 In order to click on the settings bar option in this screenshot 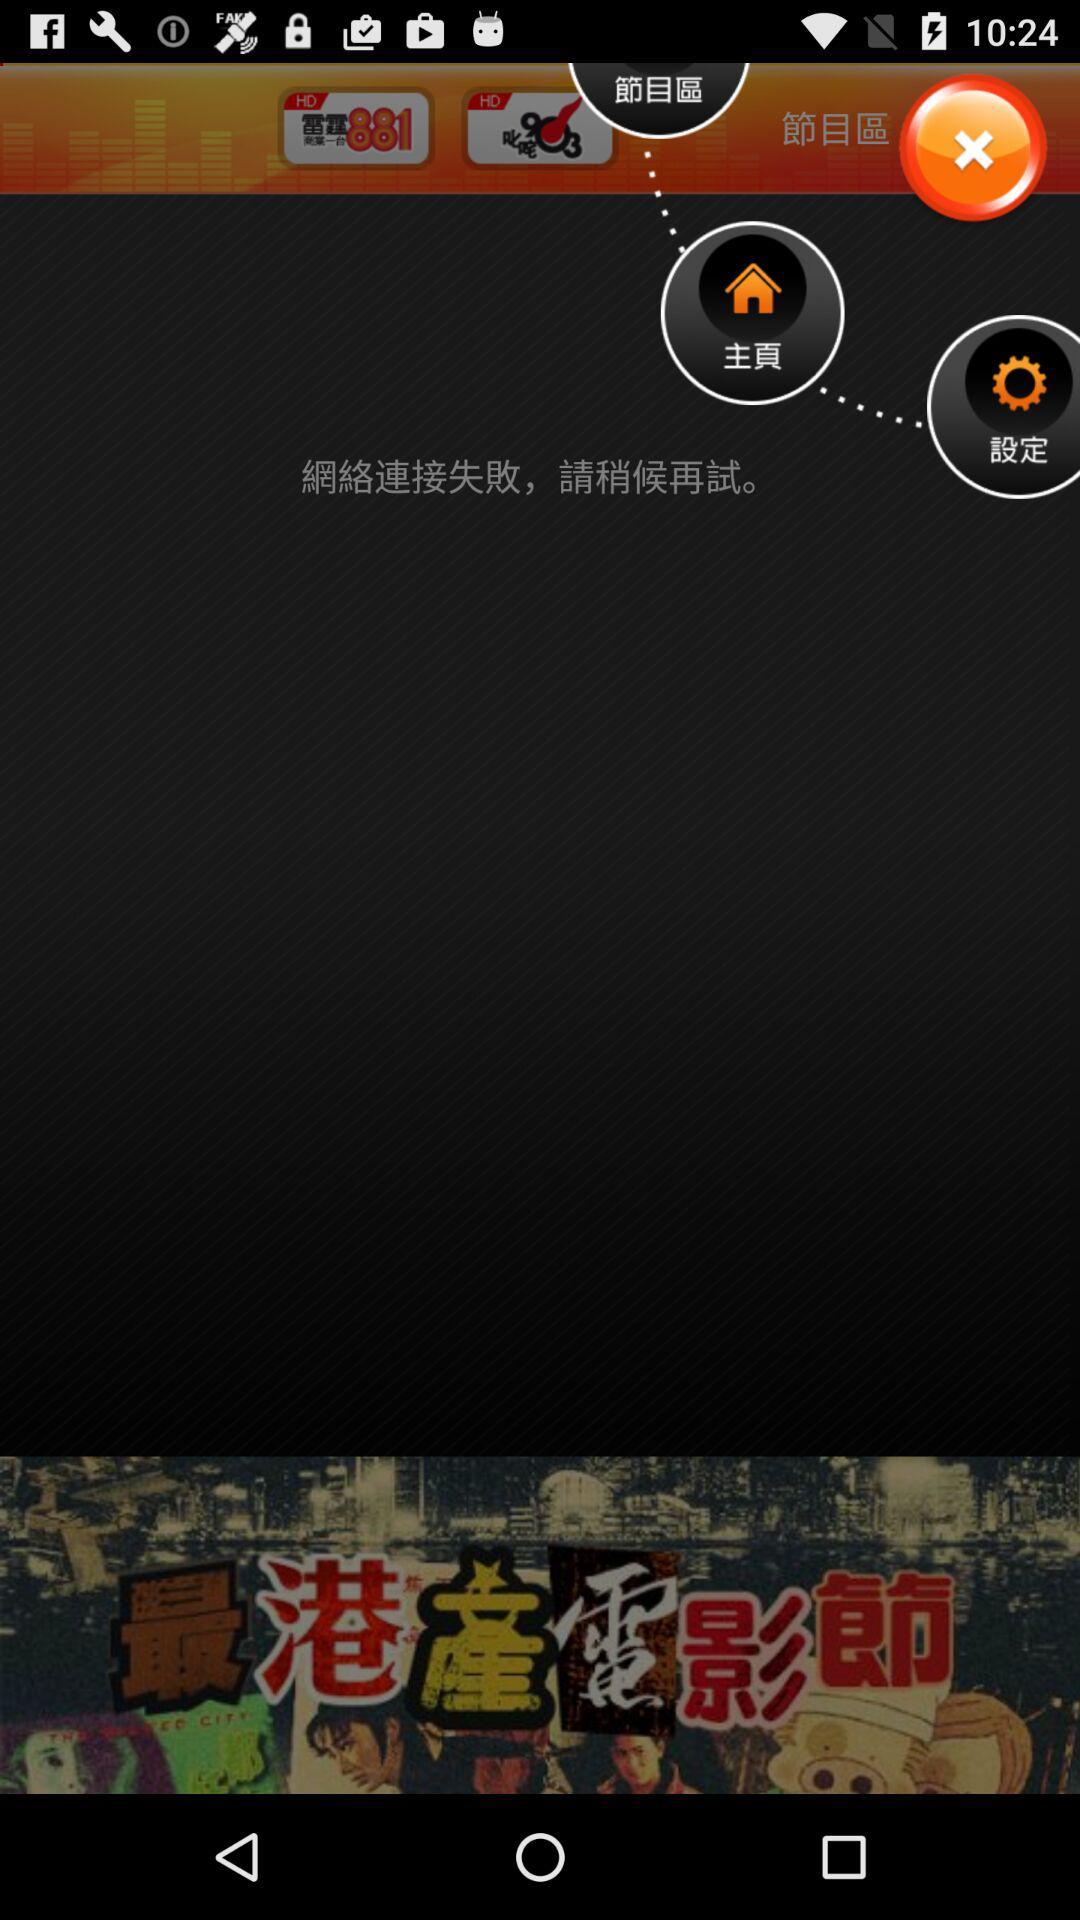, I will do `click(1003, 405)`.